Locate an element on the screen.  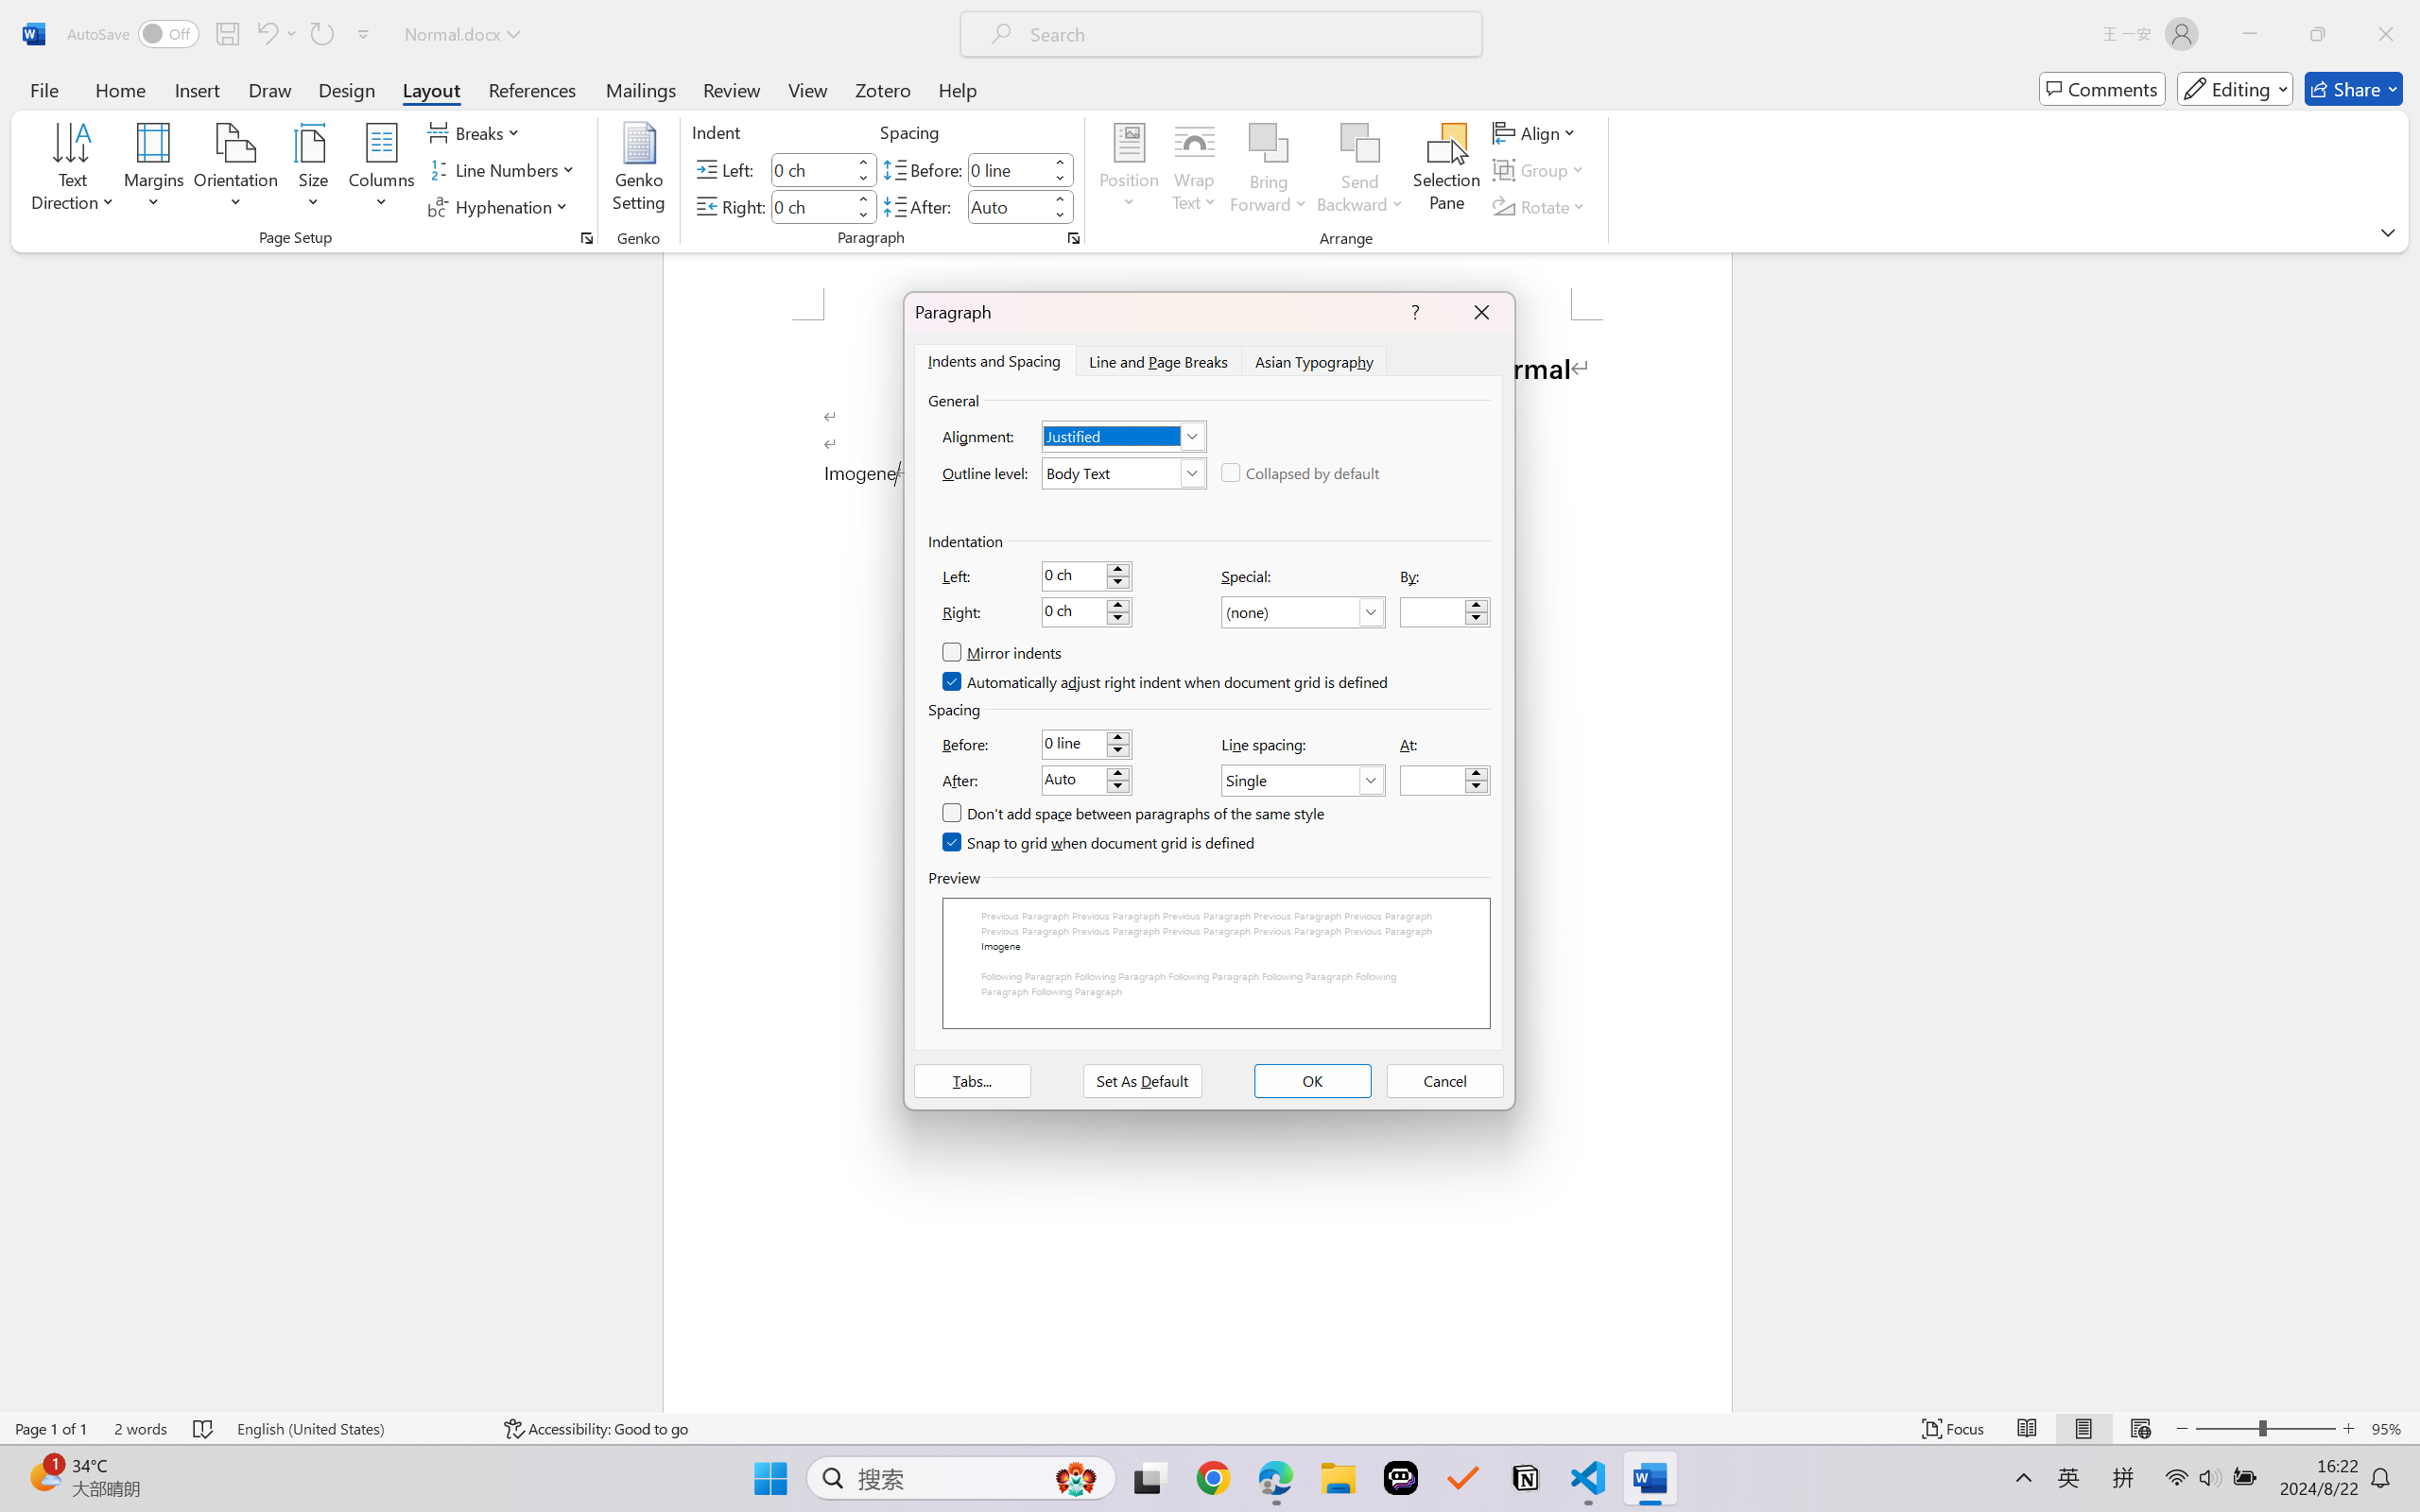
'Text Direction' is located at coordinates (73, 170).